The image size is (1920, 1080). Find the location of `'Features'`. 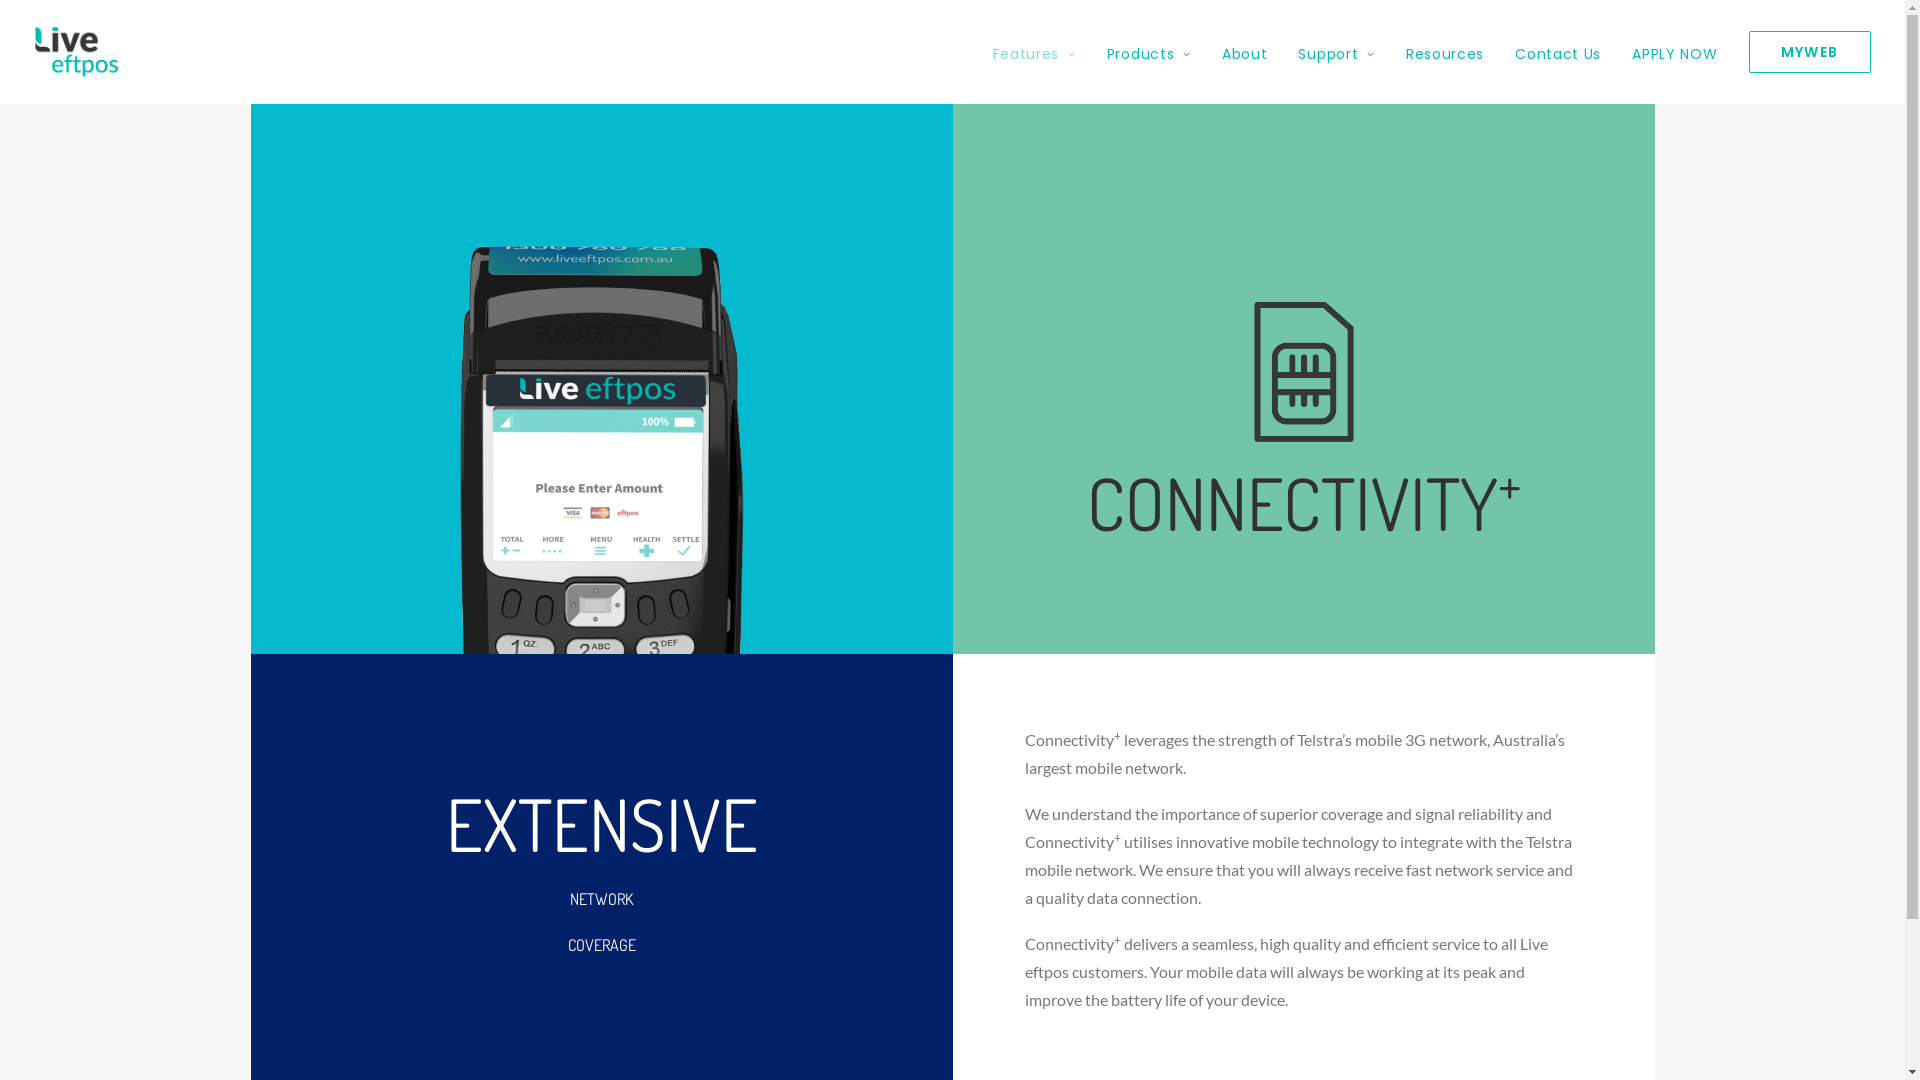

'Features' is located at coordinates (993, 50).